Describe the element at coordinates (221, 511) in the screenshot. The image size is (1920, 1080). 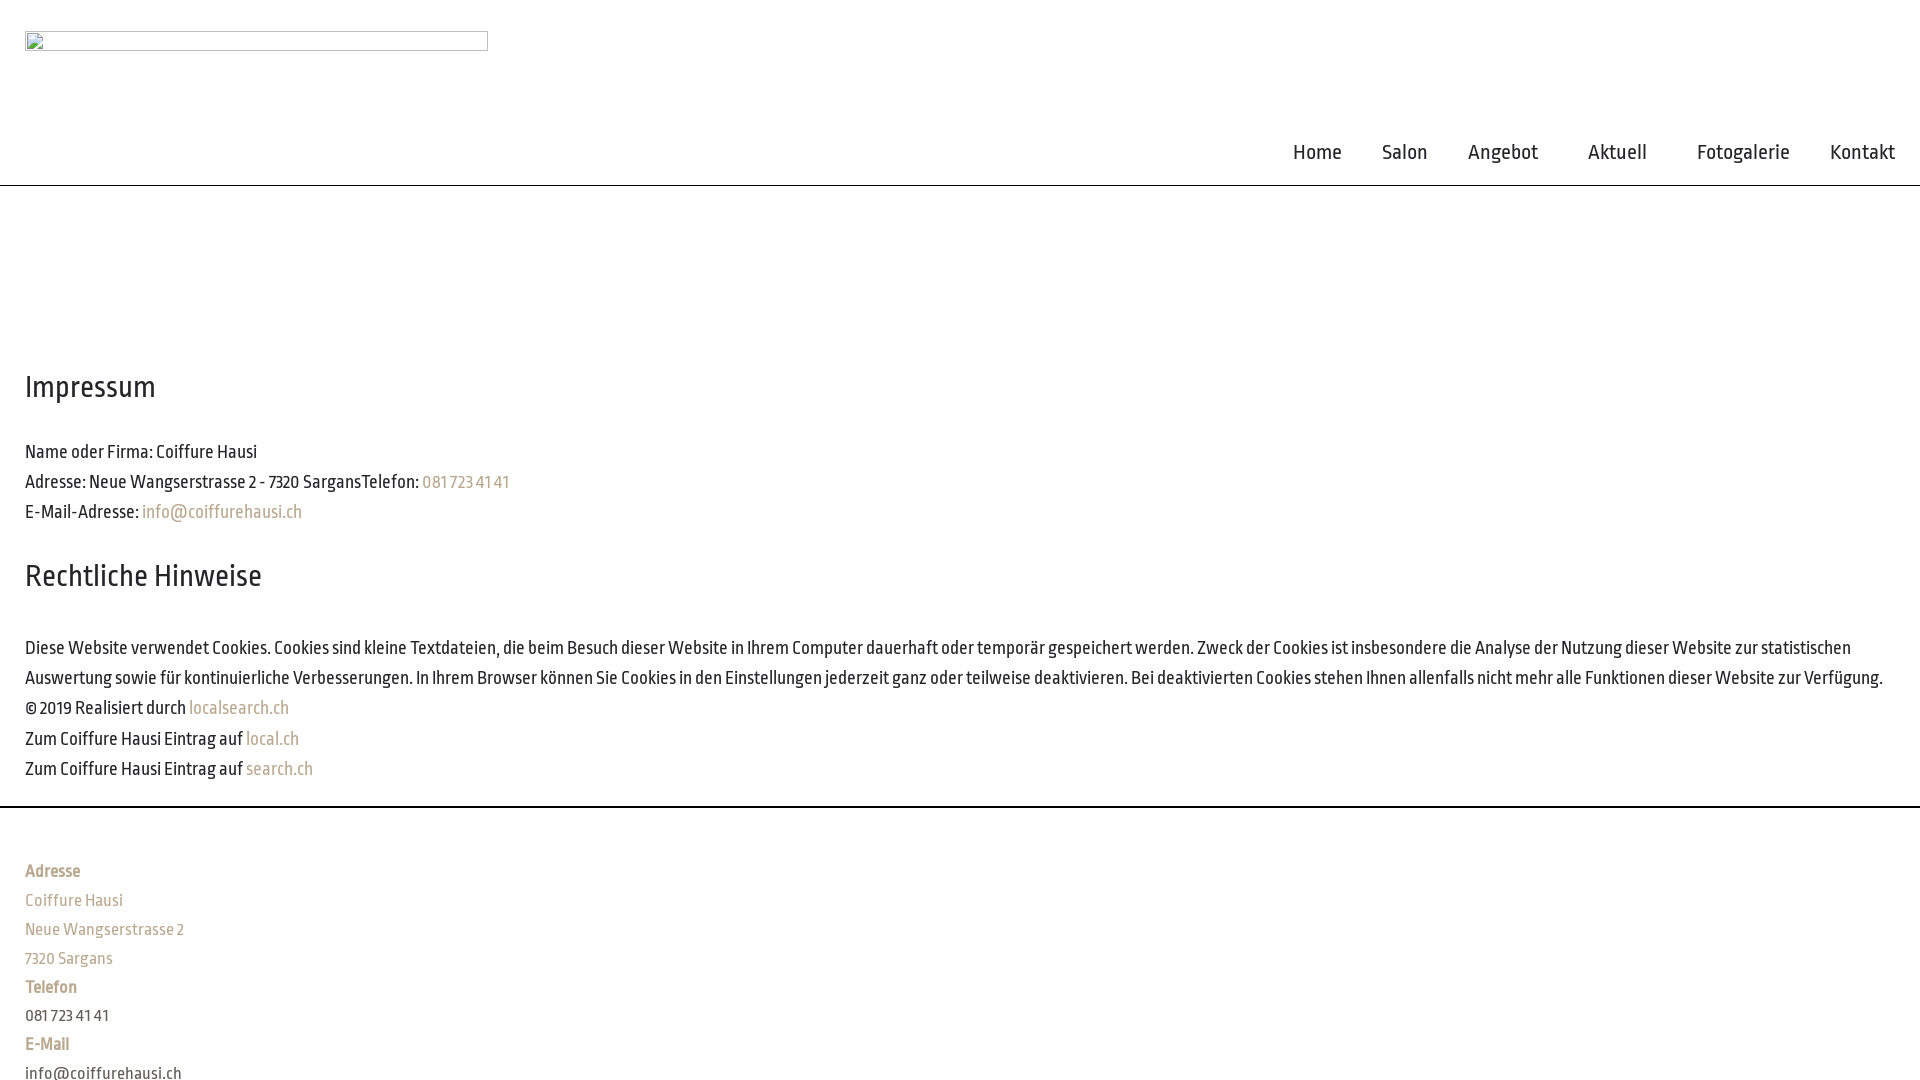
I see `'info@coiffurehausi.ch'` at that location.